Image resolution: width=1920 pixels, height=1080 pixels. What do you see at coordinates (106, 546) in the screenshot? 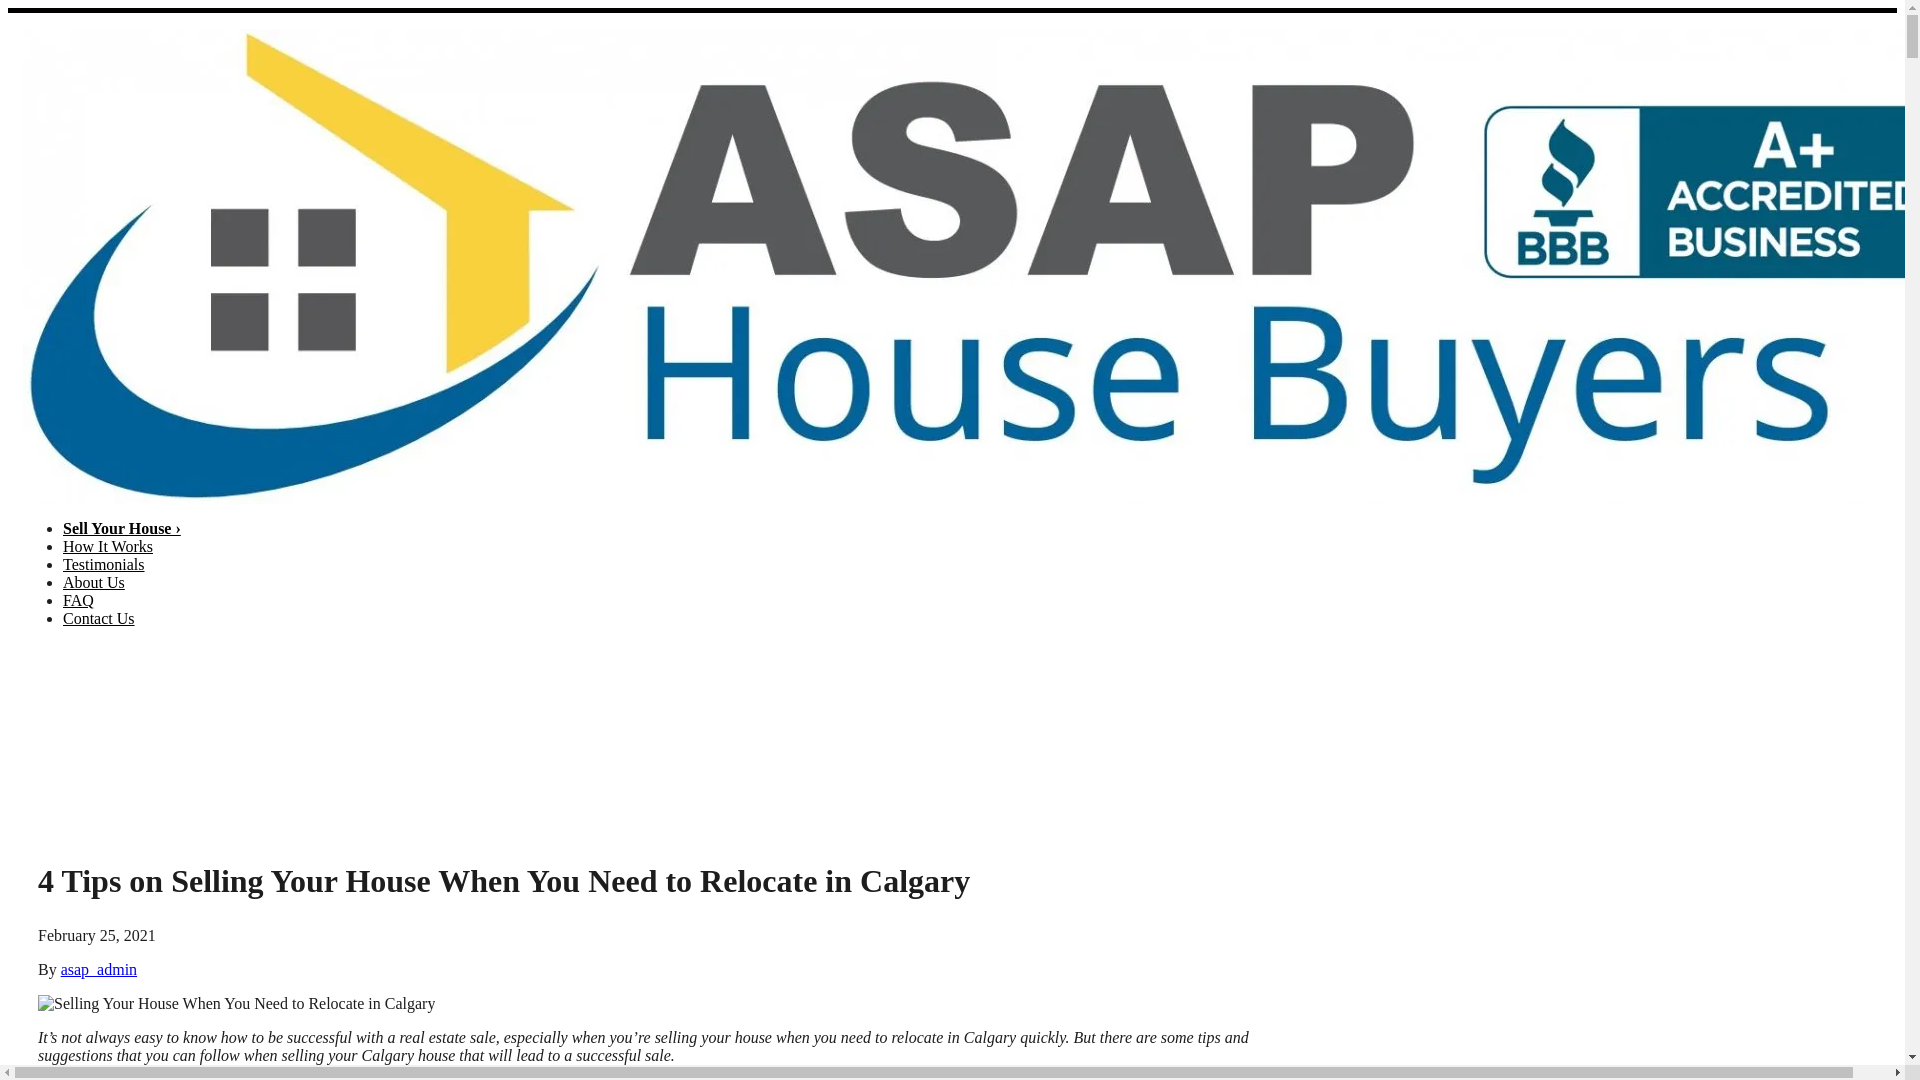
I see `'How It Works'` at bounding box center [106, 546].